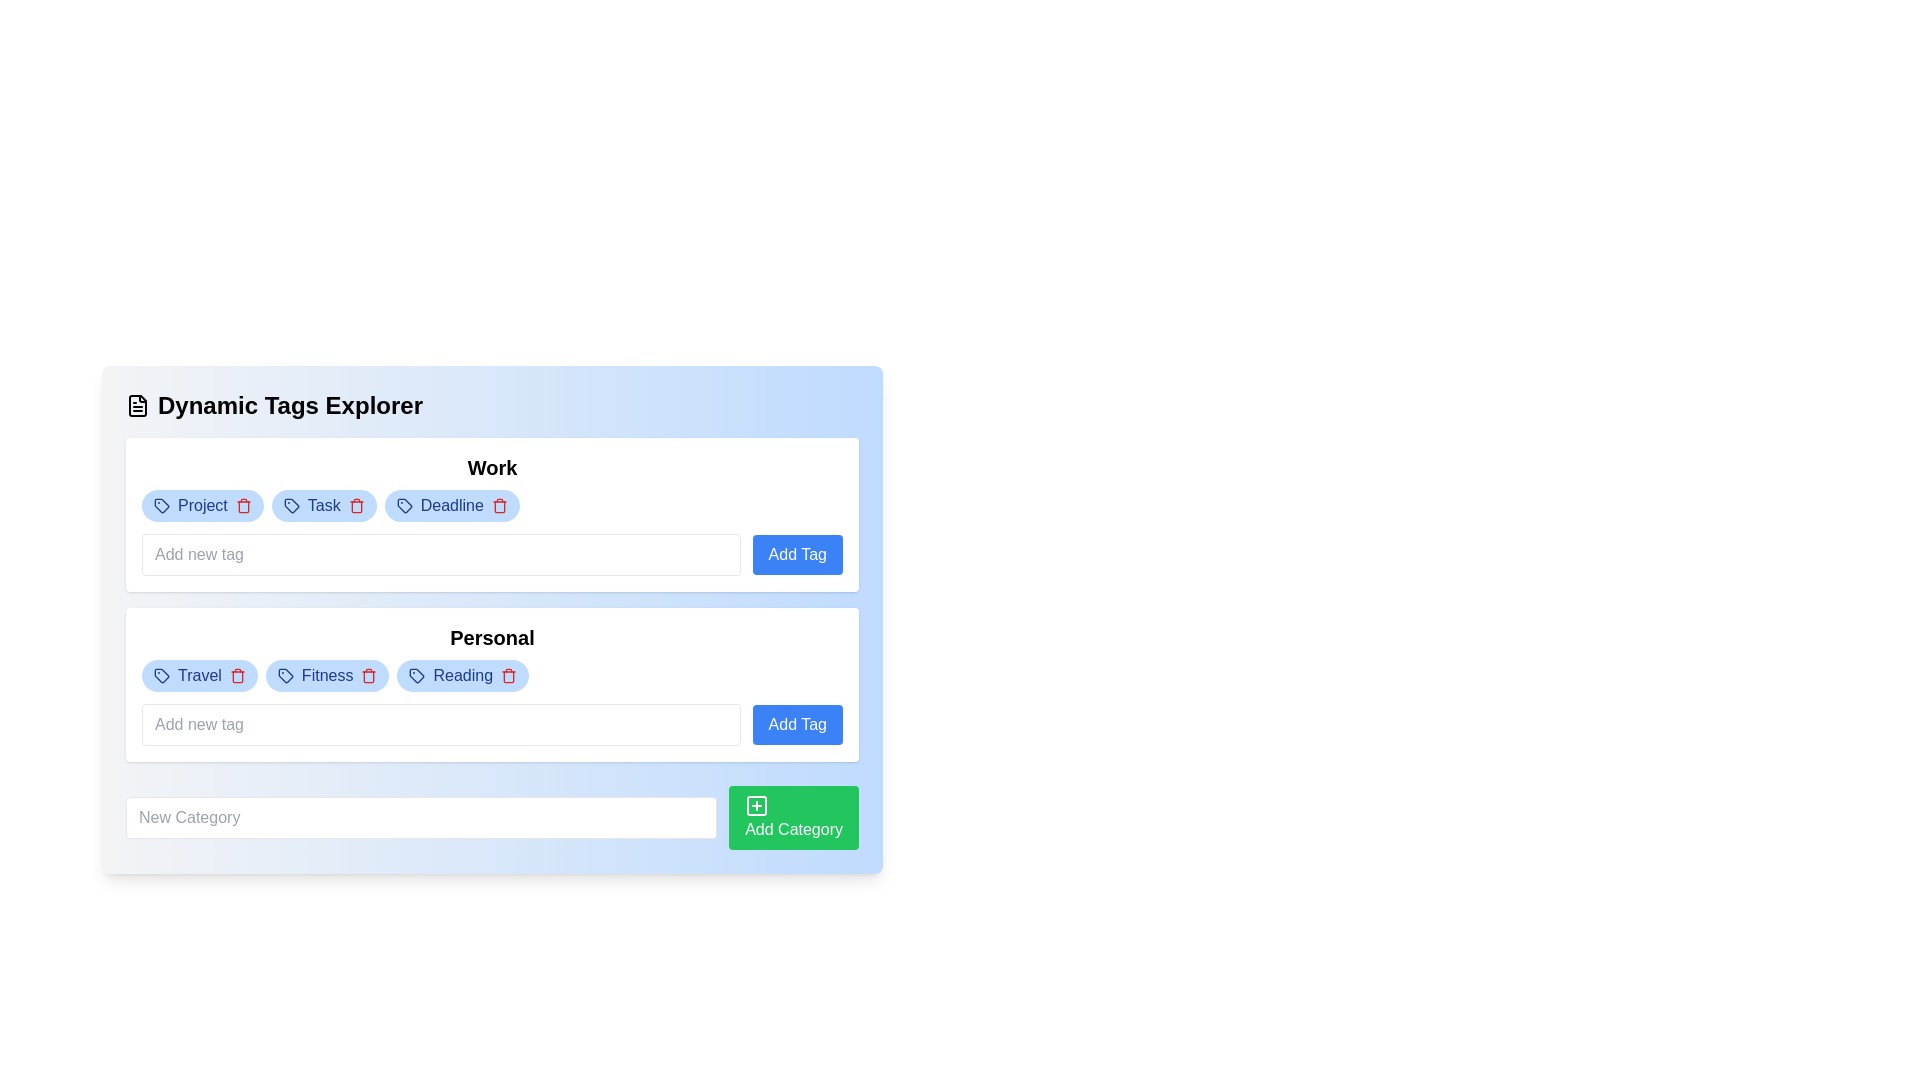 Image resolution: width=1920 pixels, height=1080 pixels. Describe the element at coordinates (202, 504) in the screenshot. I see `the rounded blue badge labeled 'Project' located in the top-left corner of the 'Work' section under 'Dynamic Tags Explorer'` at that location.